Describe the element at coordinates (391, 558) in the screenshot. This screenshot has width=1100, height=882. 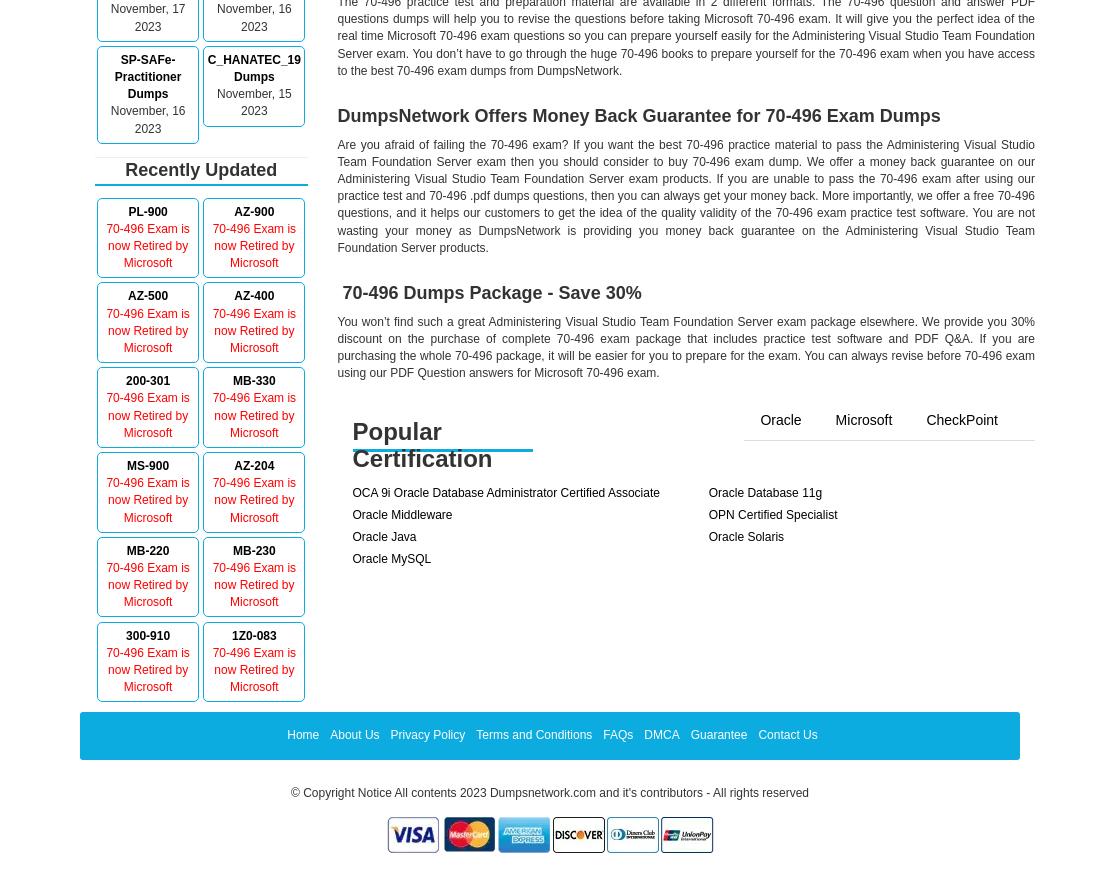
I see `'Oracle MySQL'` at that location.